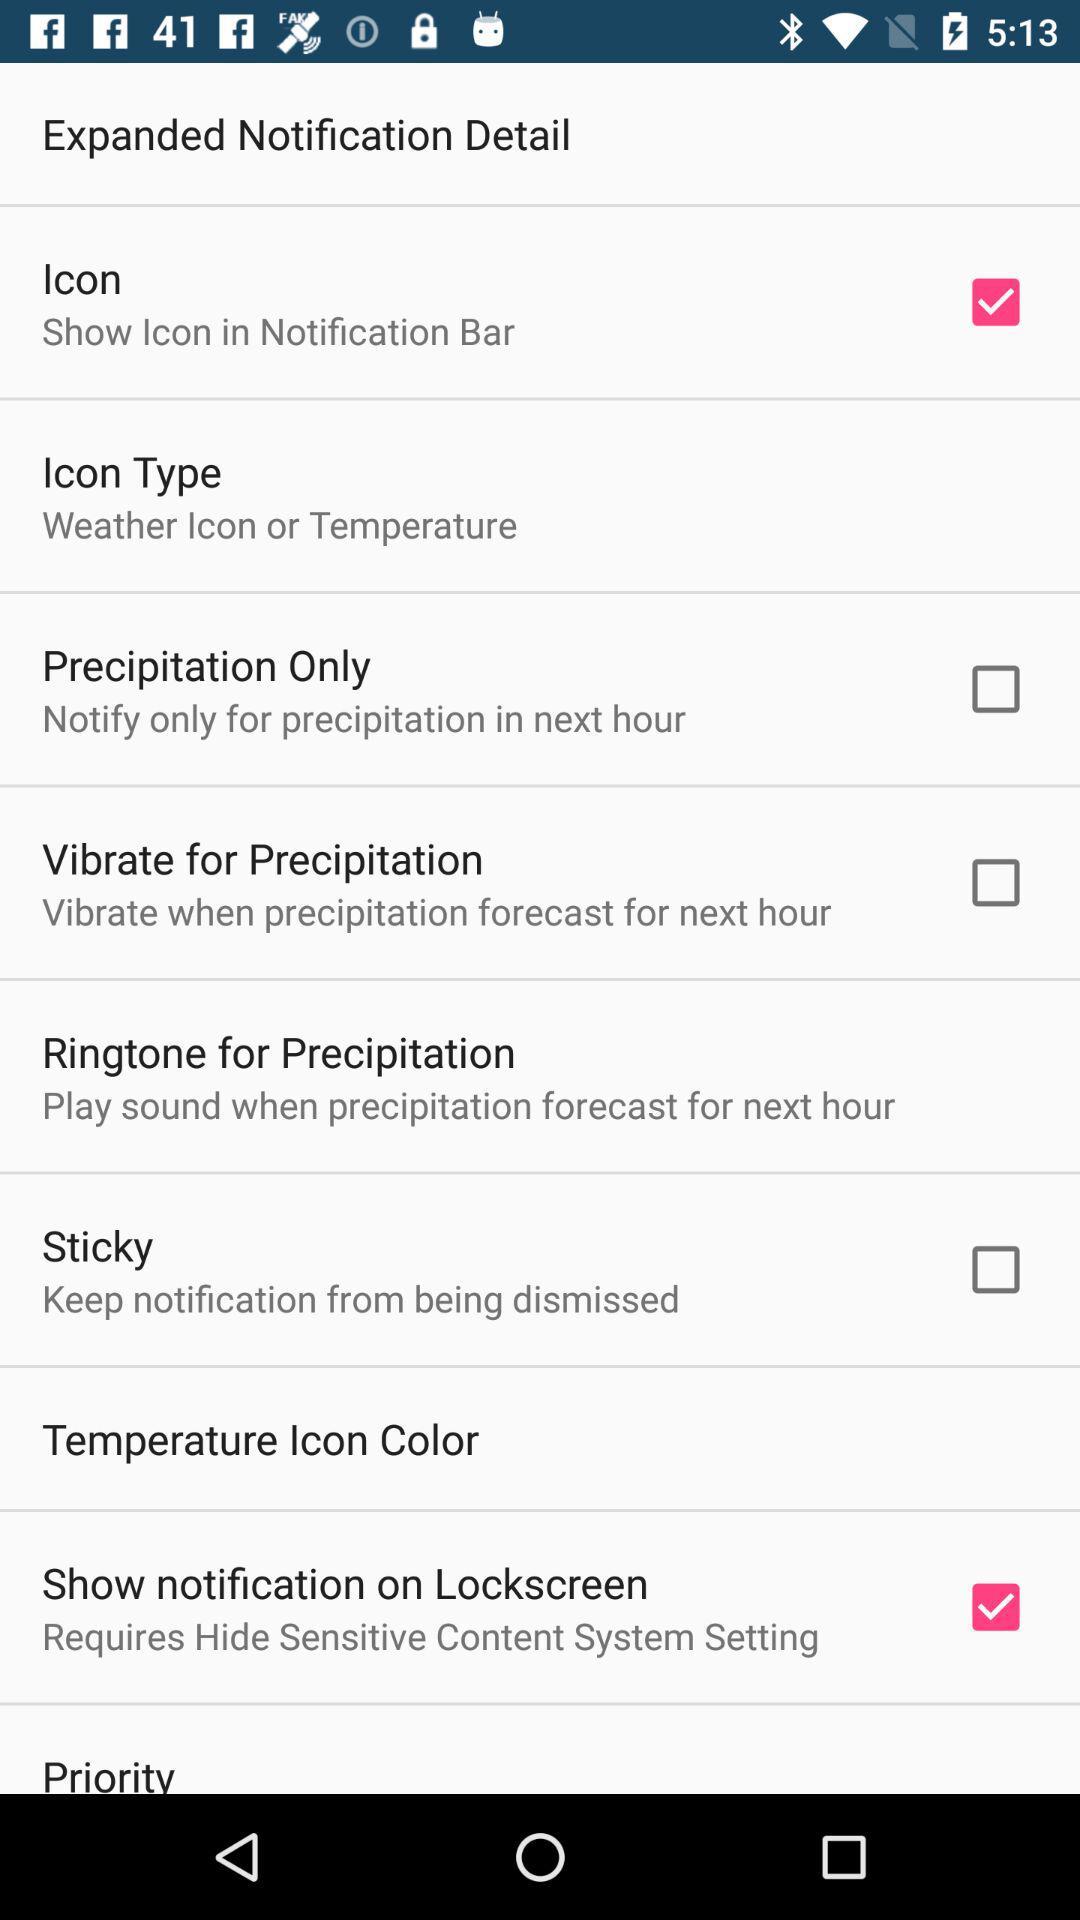 The width and height of the screenshot is (1080, 1920). What do you see at coordinates (108, 1770) in the screenshot?
I see `item below the requires hide sensitive` at bounding box center [108, 1770].